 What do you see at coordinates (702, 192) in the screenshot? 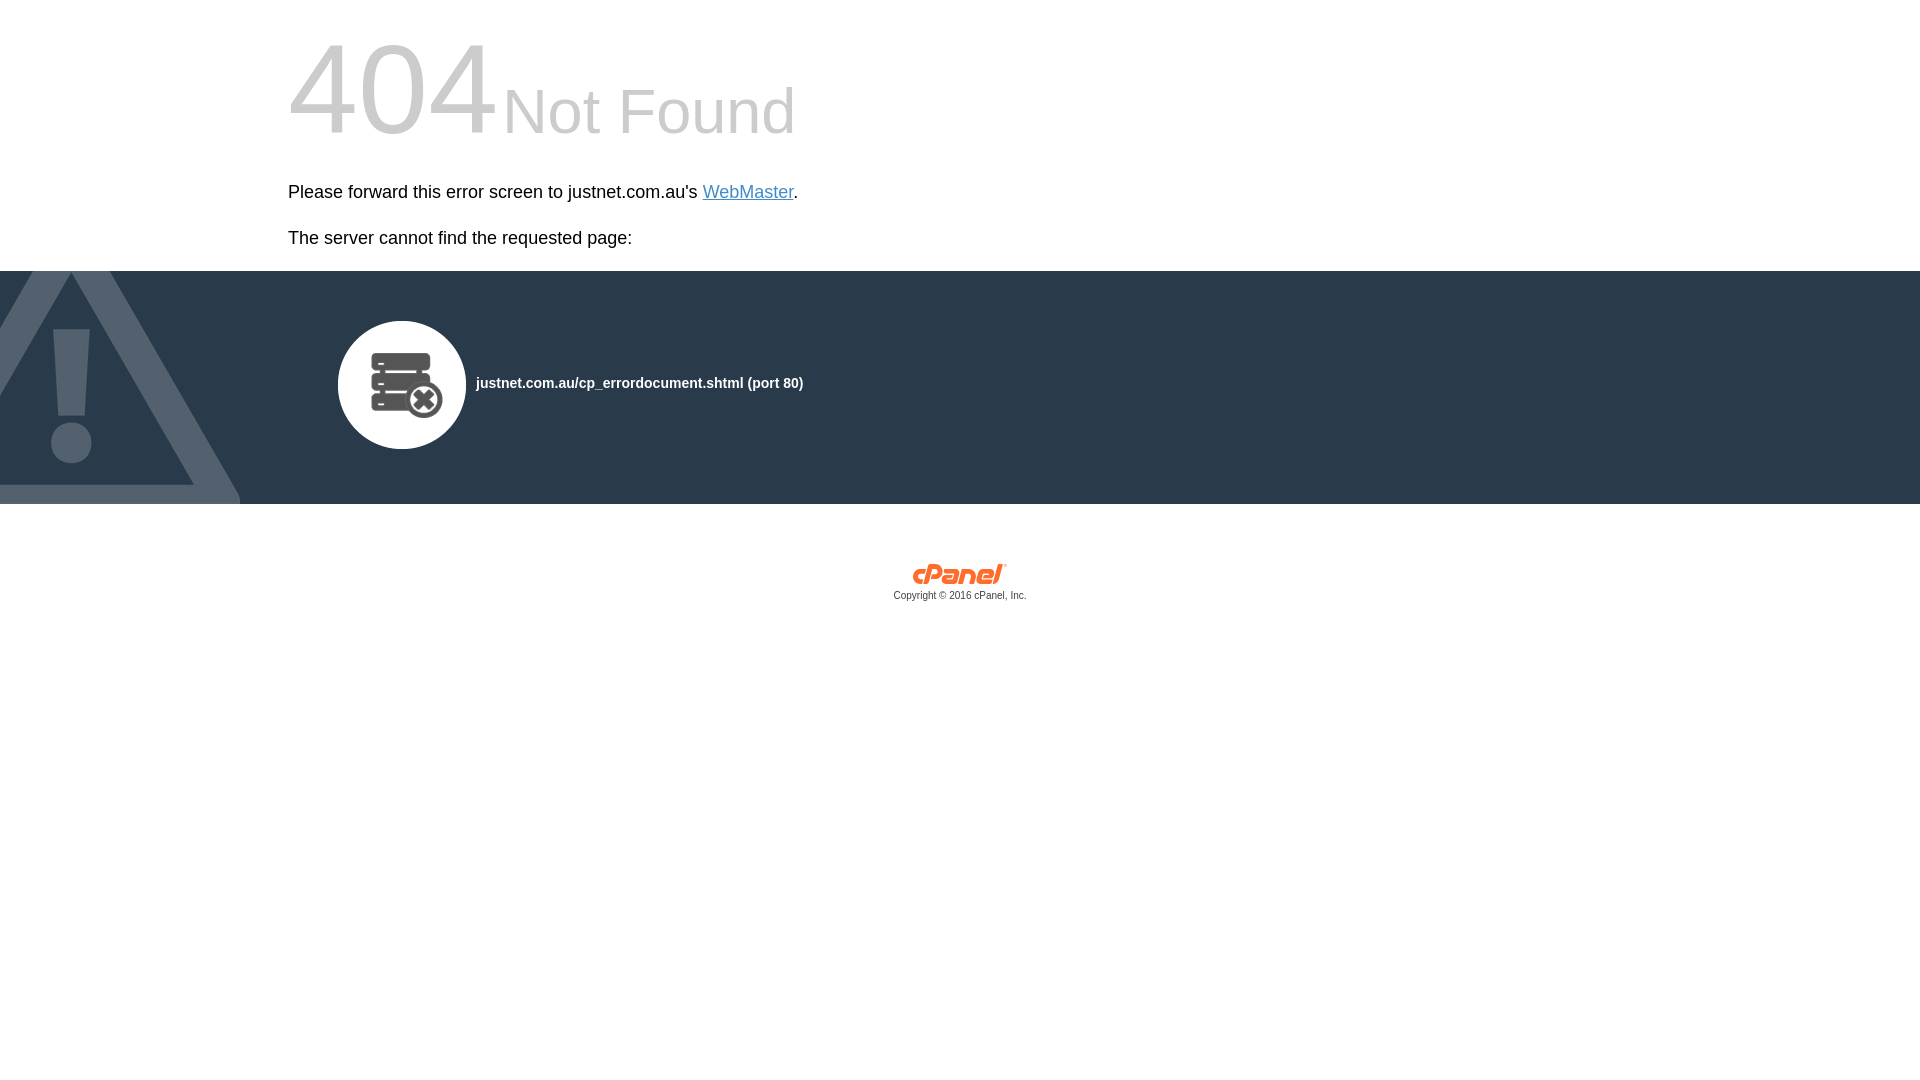
I see `'WebMaster'` at bounding box center [702, 192].